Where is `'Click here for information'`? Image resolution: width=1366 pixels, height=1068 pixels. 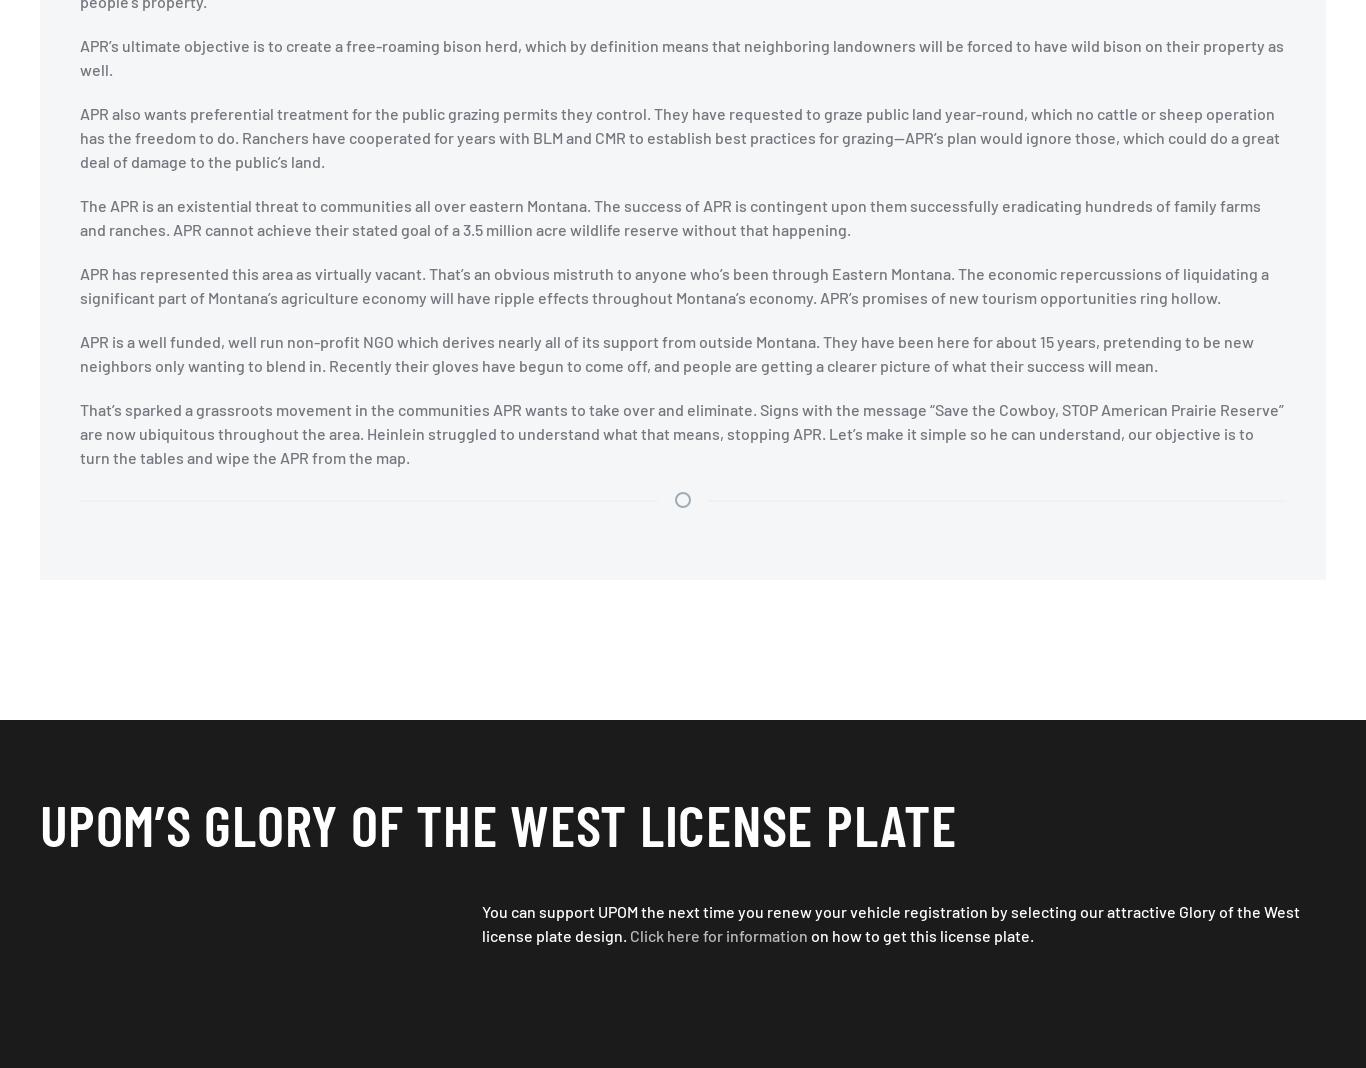
'Click here for information' is located at coordinates (719, 933).